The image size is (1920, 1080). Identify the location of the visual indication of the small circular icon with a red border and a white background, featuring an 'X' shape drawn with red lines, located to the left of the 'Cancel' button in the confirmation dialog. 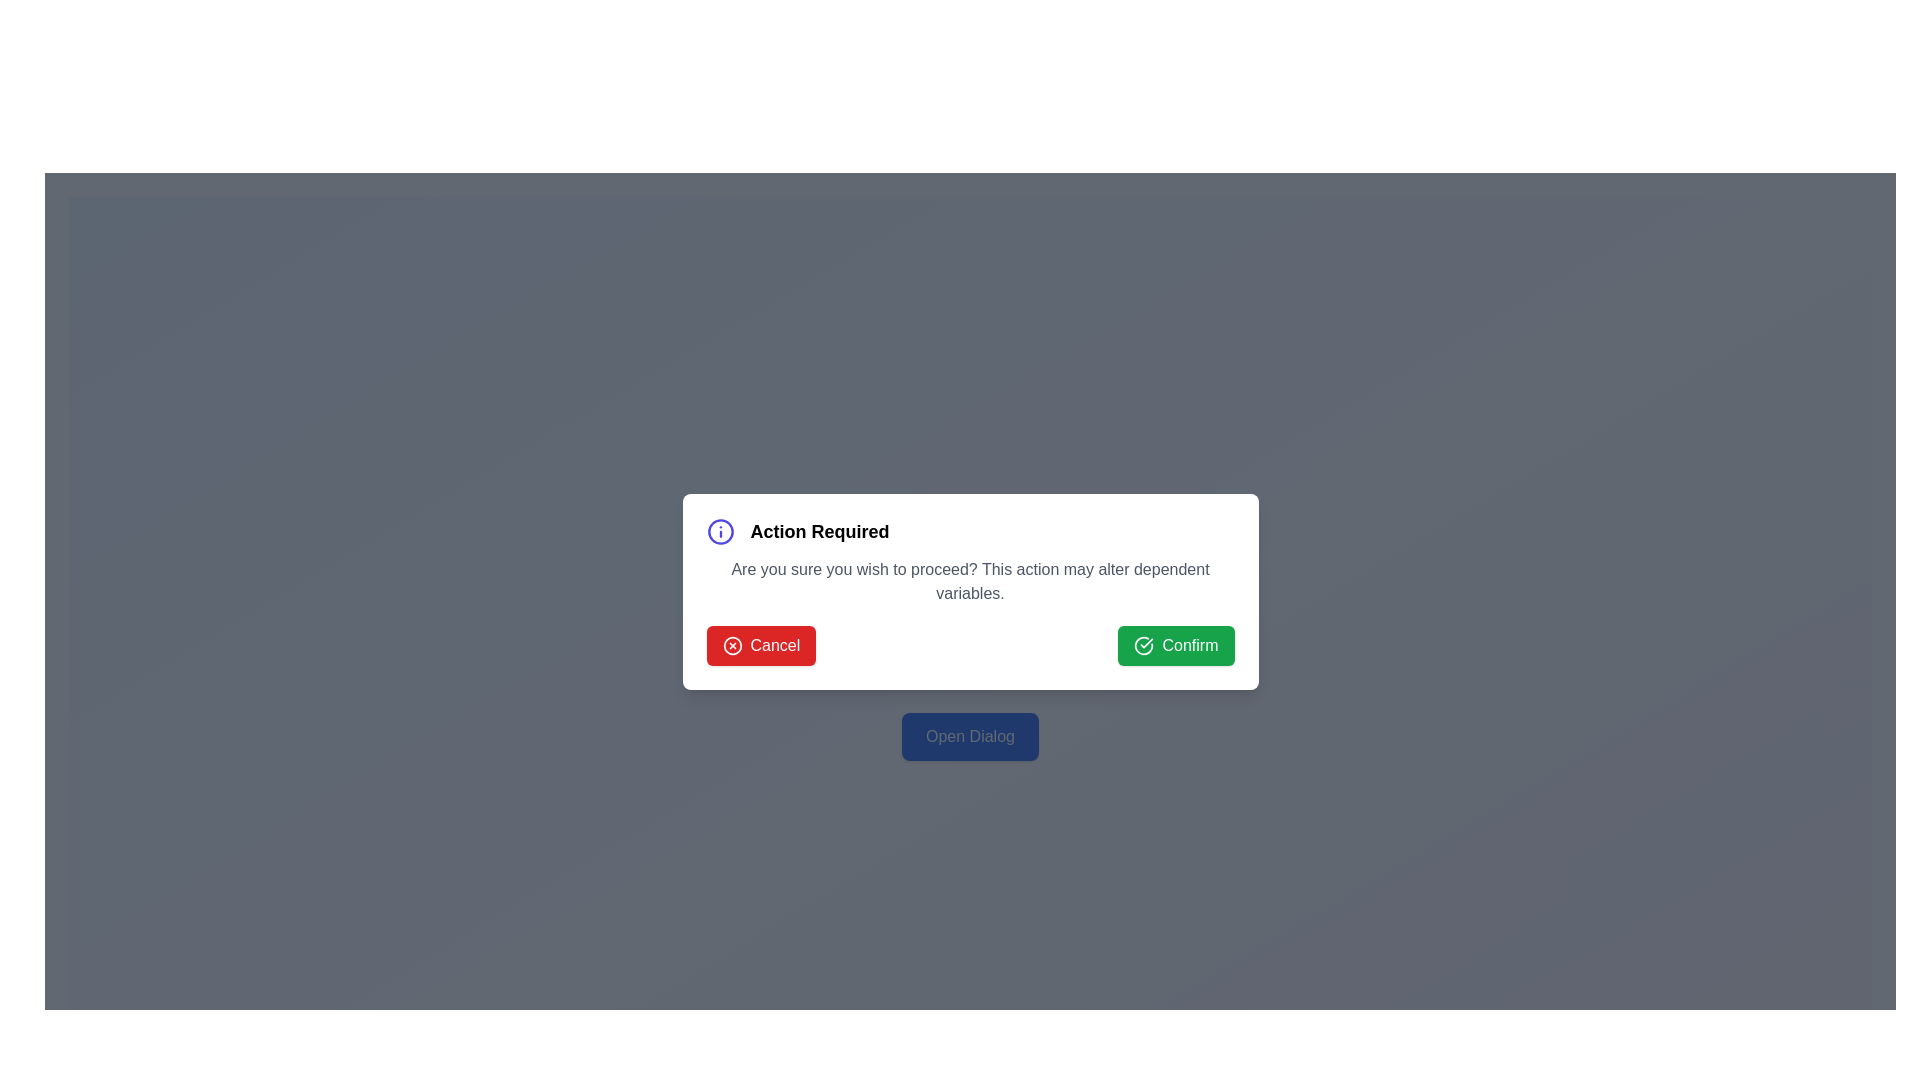
(731, 645).